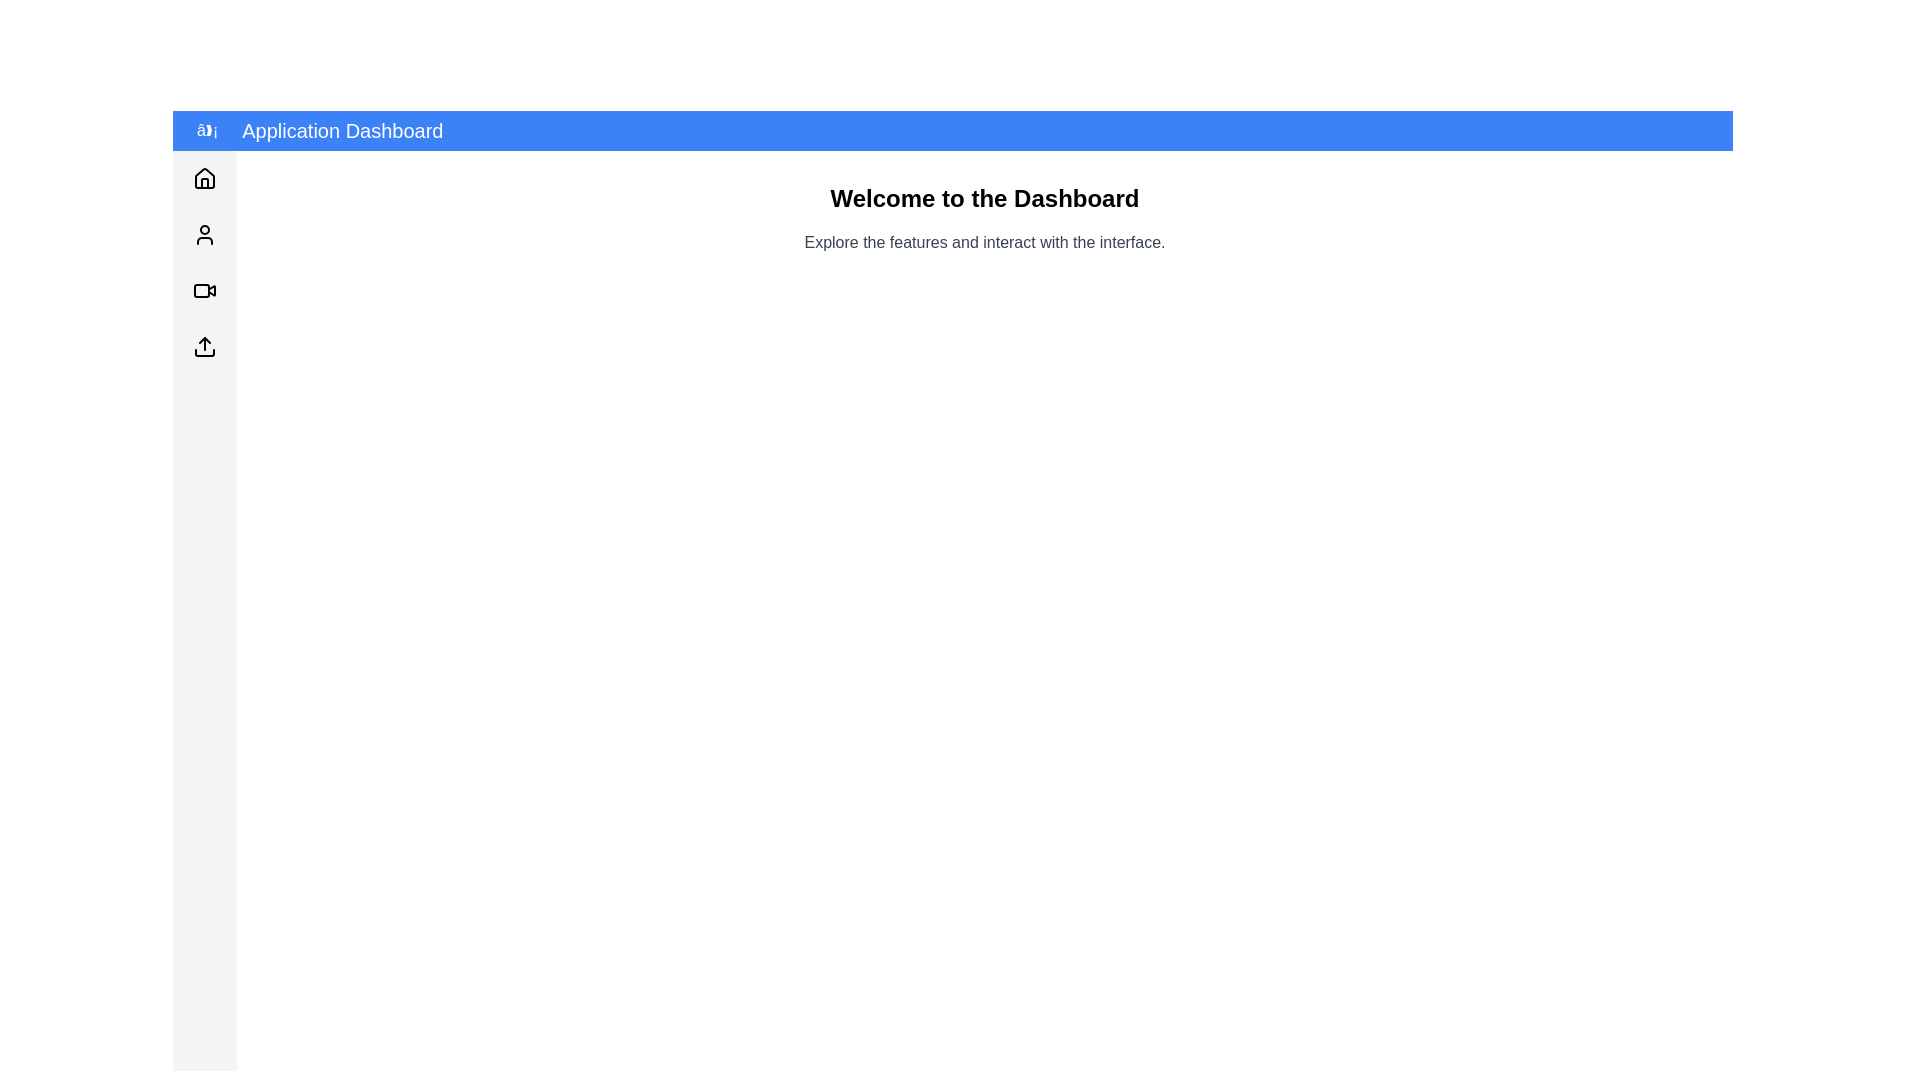  Describe the element at coordinates (342, 131) in the screenshot. I see `the Text label that serves as a title or header for the application interface, located in the top-left section of the header, next to the menu toggle icon (≡)` at that location.